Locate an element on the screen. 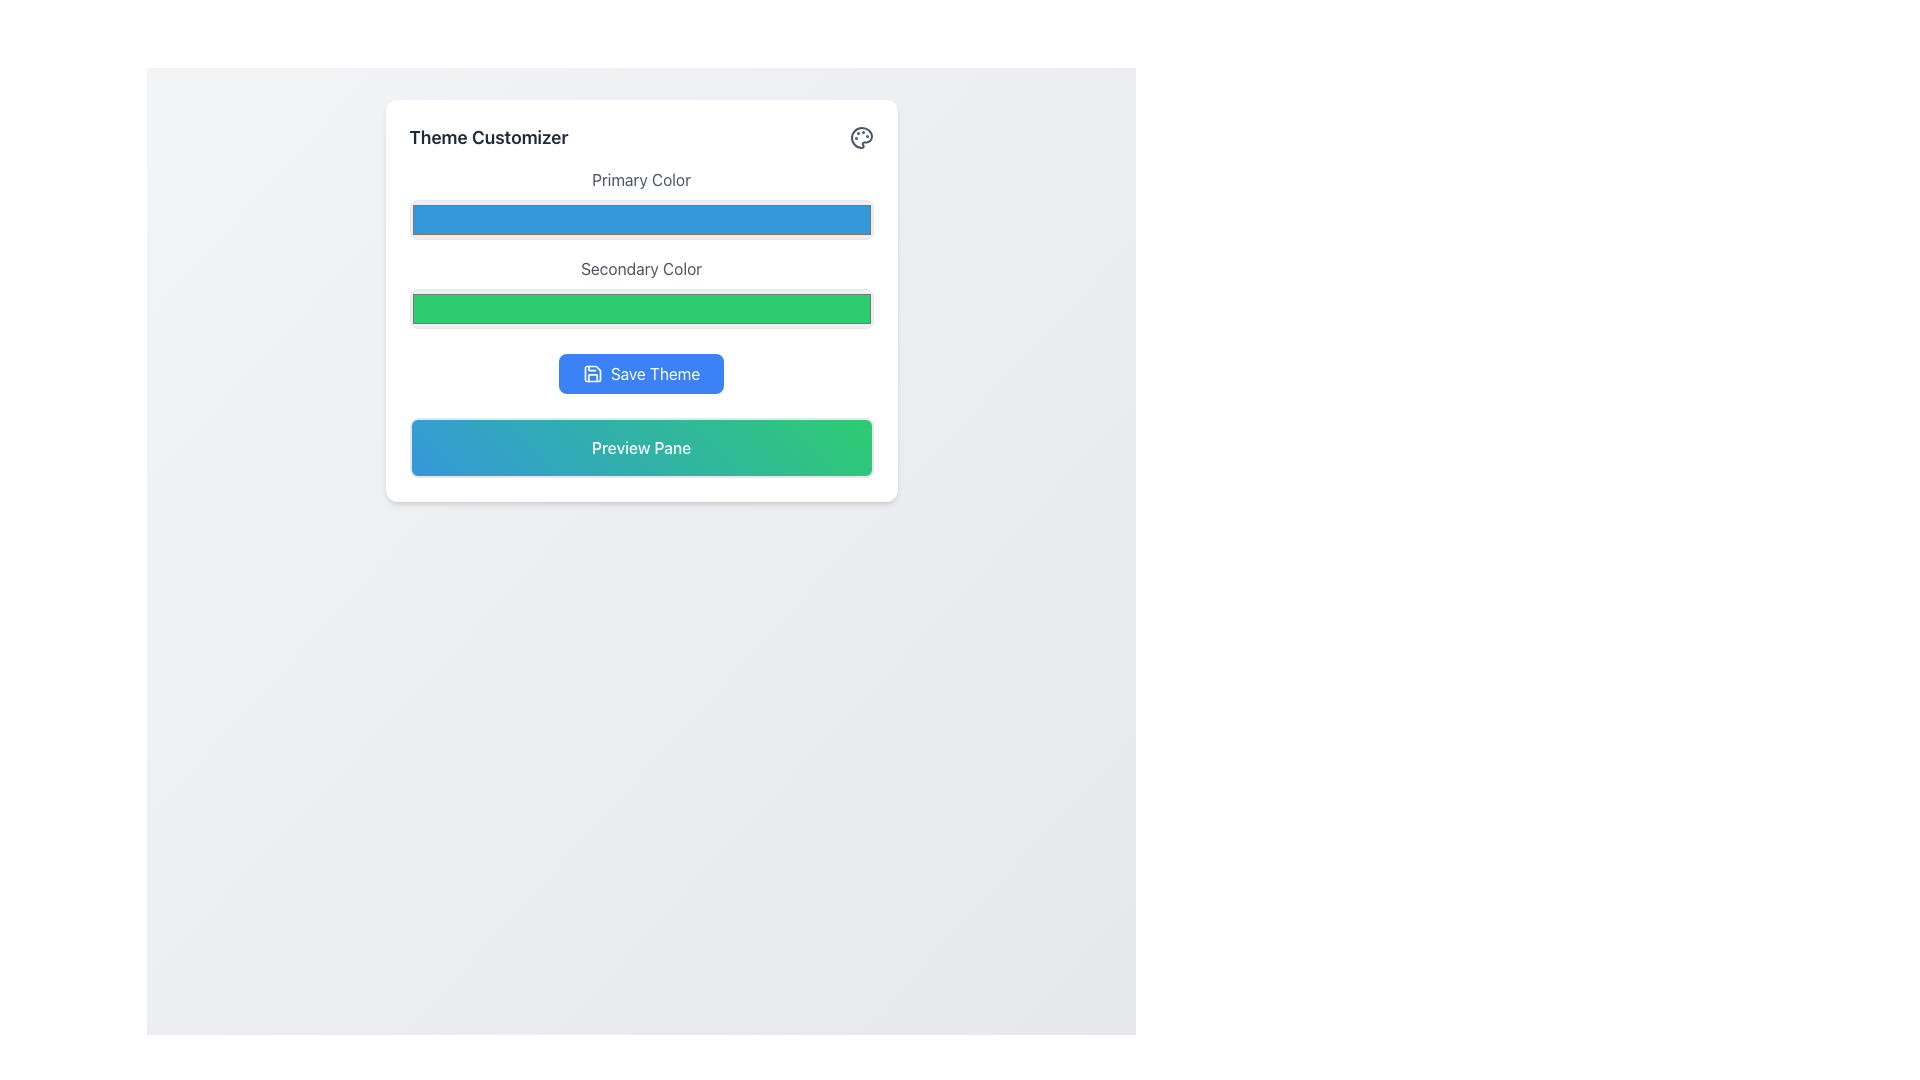 The height and width of the screenshot is (1080, 1920). the 'Secondary Color' color picker input located in the 'Theme Customizer' section is located at coordinates (641, 293).